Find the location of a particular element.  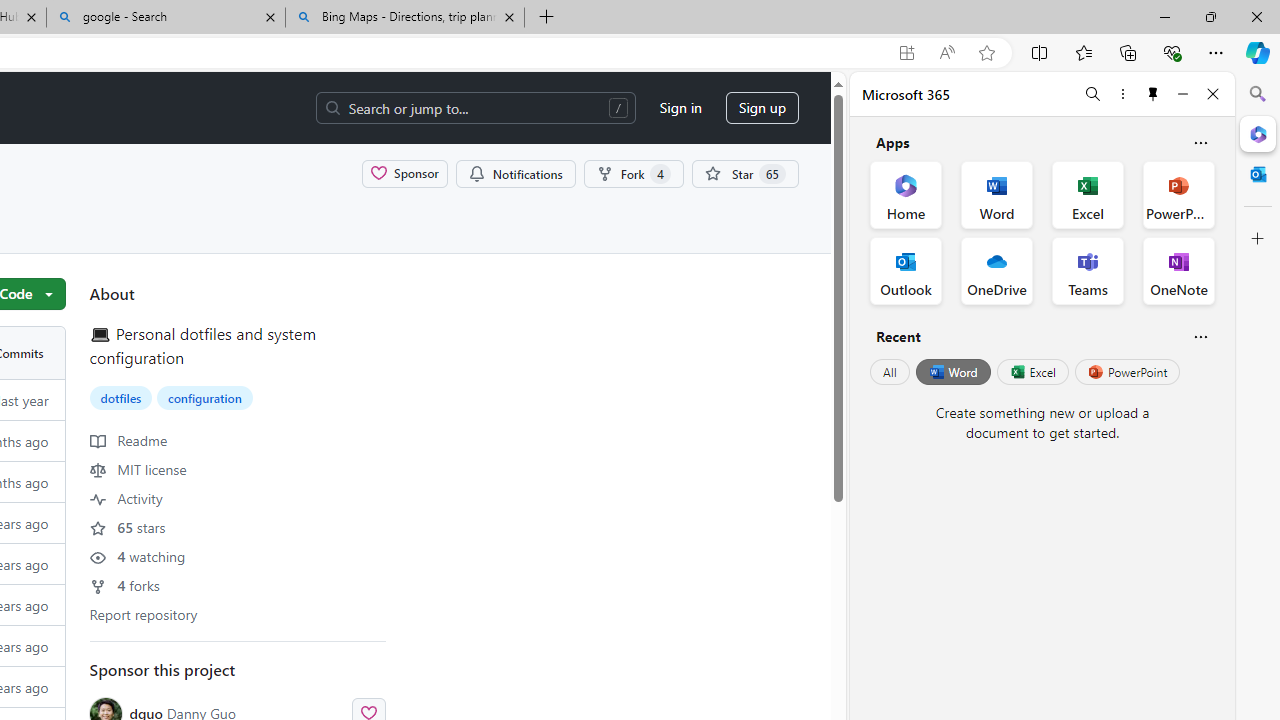

'dotfiles' is located at coordinates (120, 397).